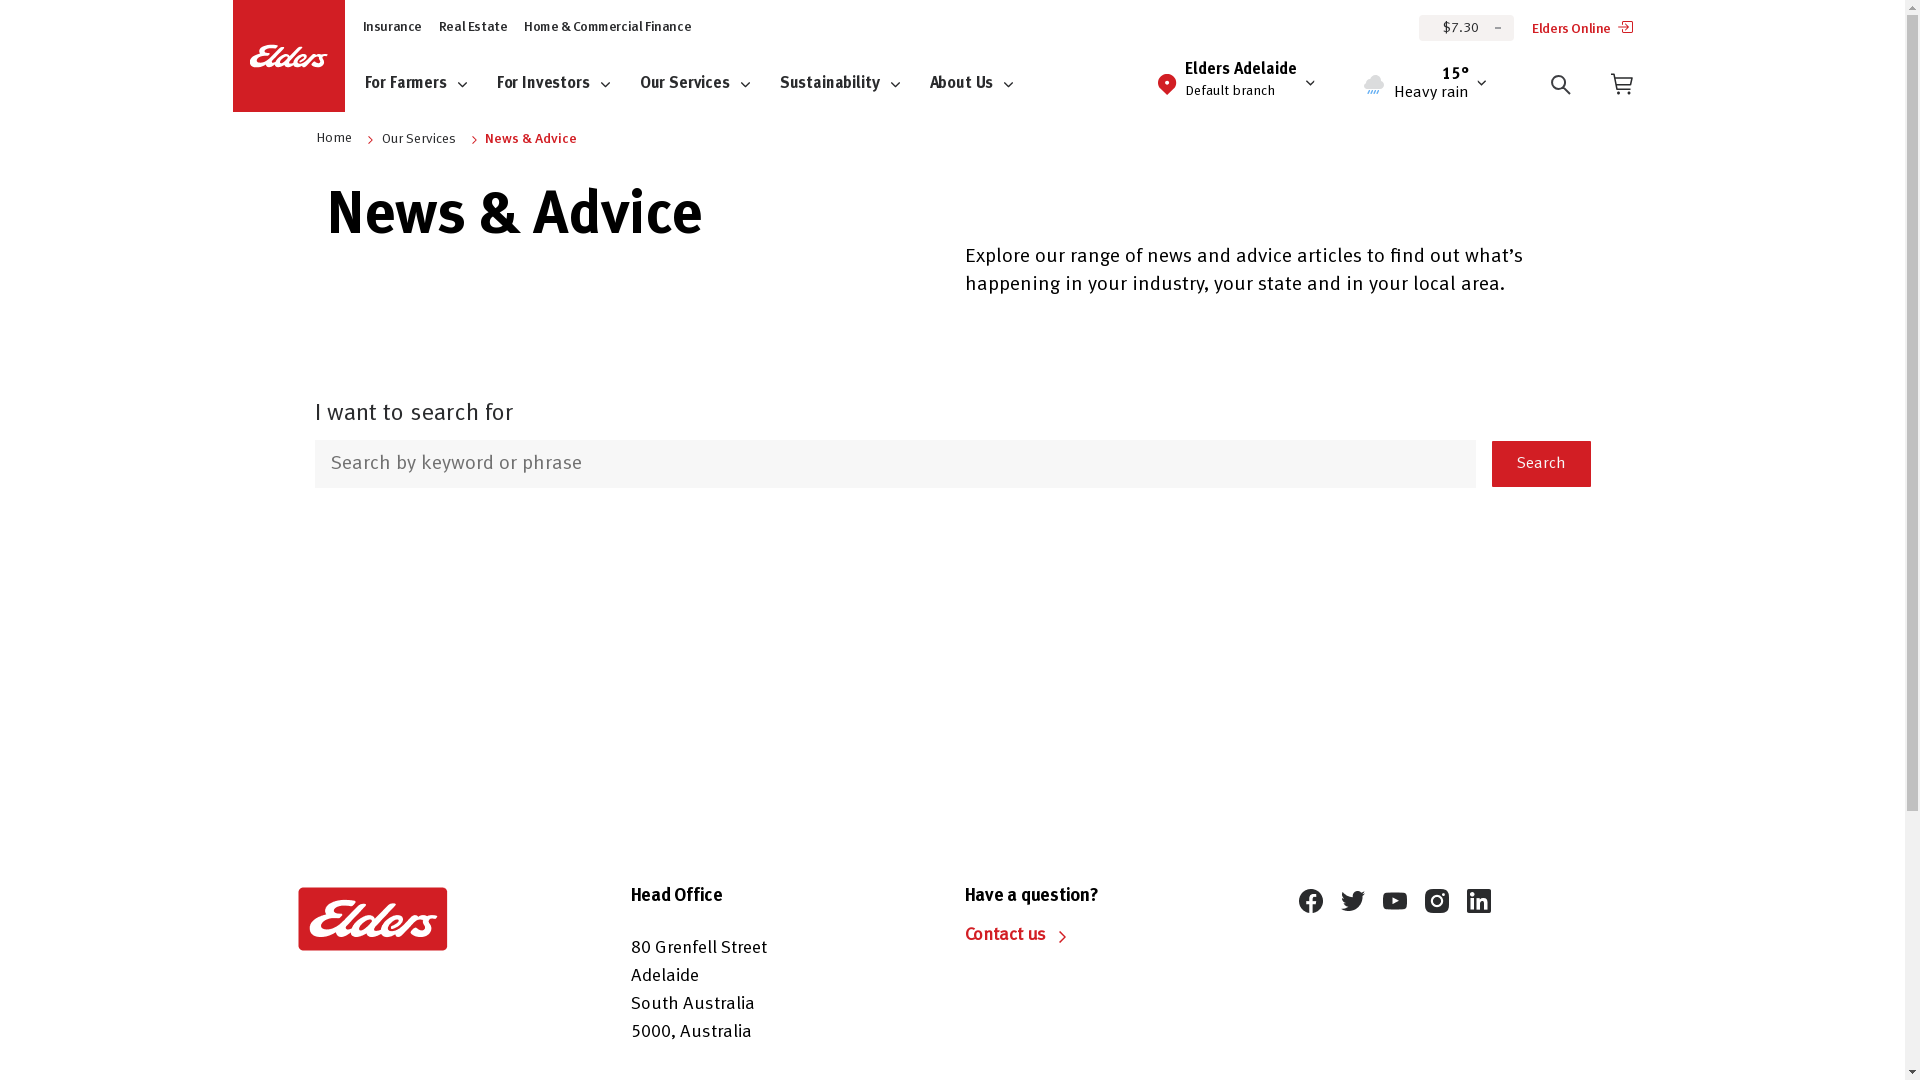 The height and width of the screenshot is (1080, 1920). Describe the element at coordinates (983, 83) in the screenshot. I see `'About Us'` at that location.